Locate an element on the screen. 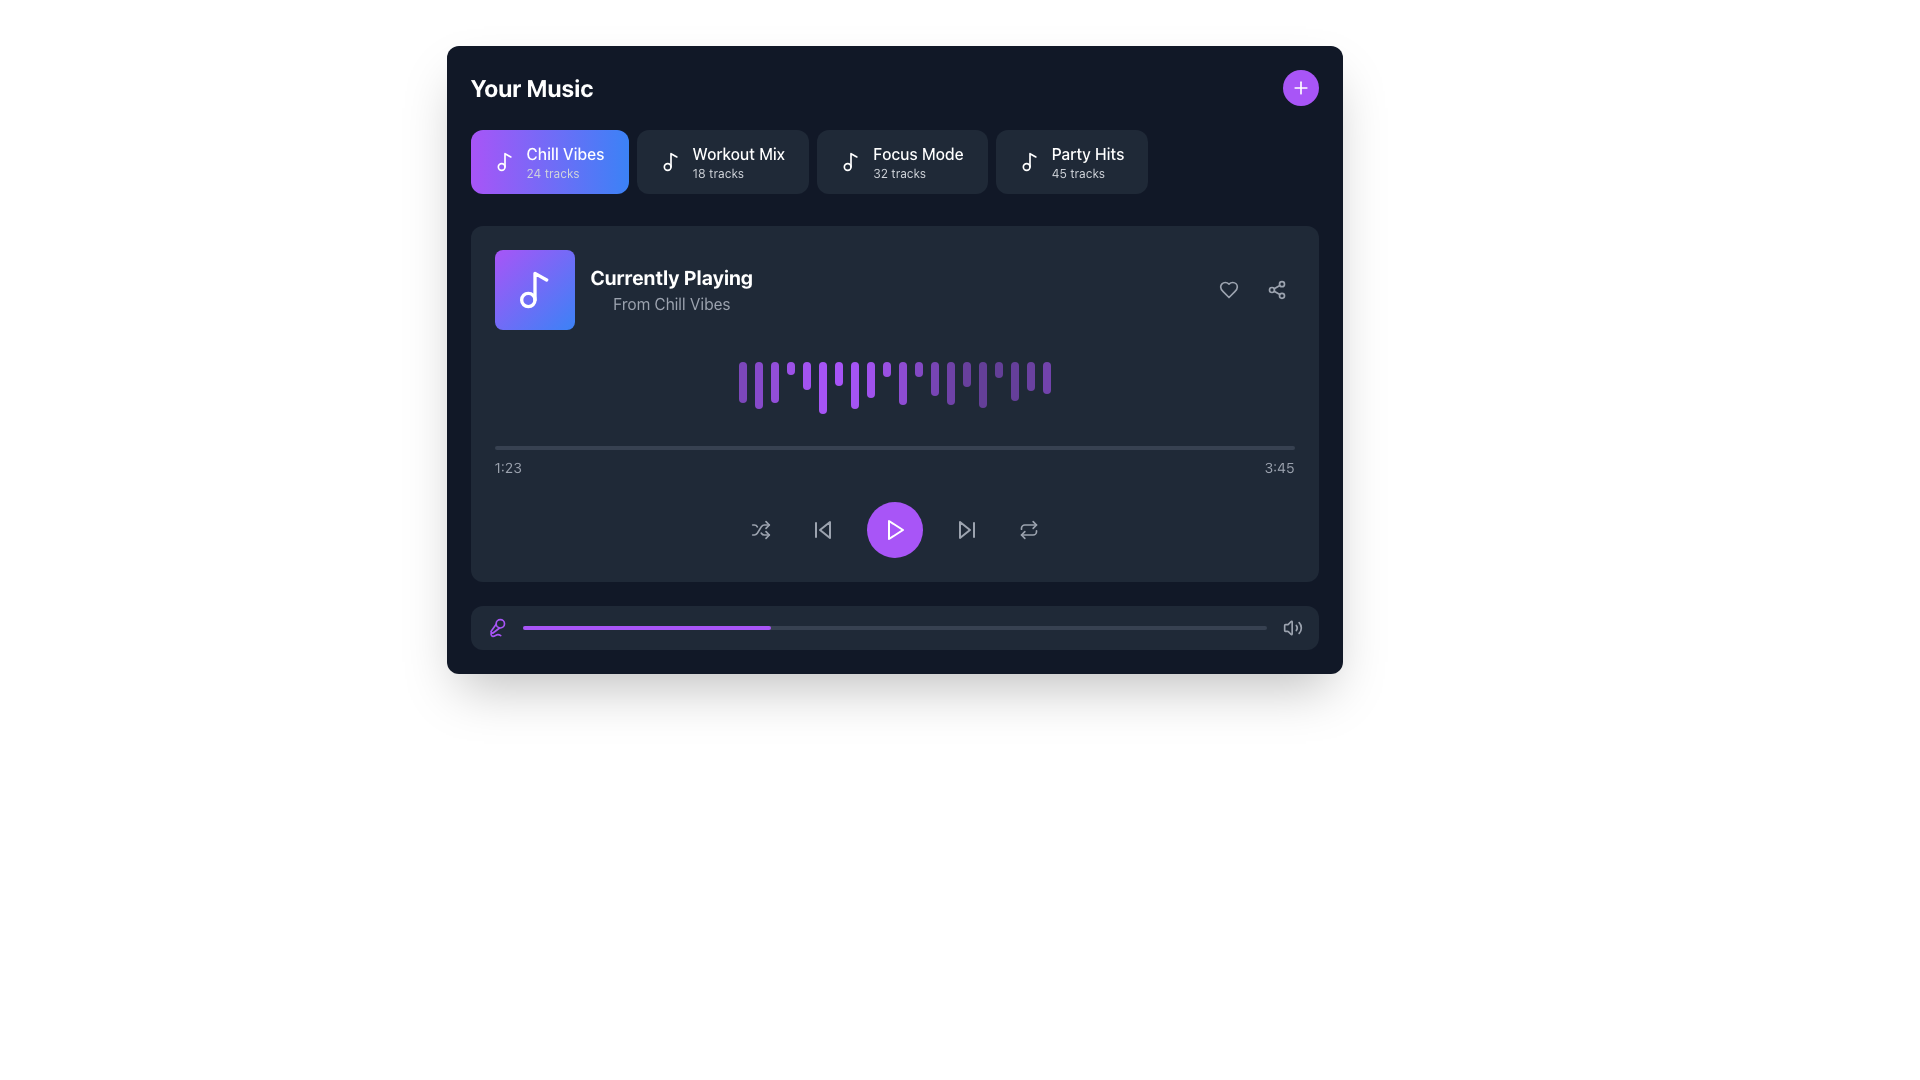 Image resolution: width=1920 pixels, height=1080 pixels. the music icon located at the left side of the 'Workout Mix' button, which is part of a horizontal list of buttons, just below the text 'Your Music' is located at coordinates (670, 161).